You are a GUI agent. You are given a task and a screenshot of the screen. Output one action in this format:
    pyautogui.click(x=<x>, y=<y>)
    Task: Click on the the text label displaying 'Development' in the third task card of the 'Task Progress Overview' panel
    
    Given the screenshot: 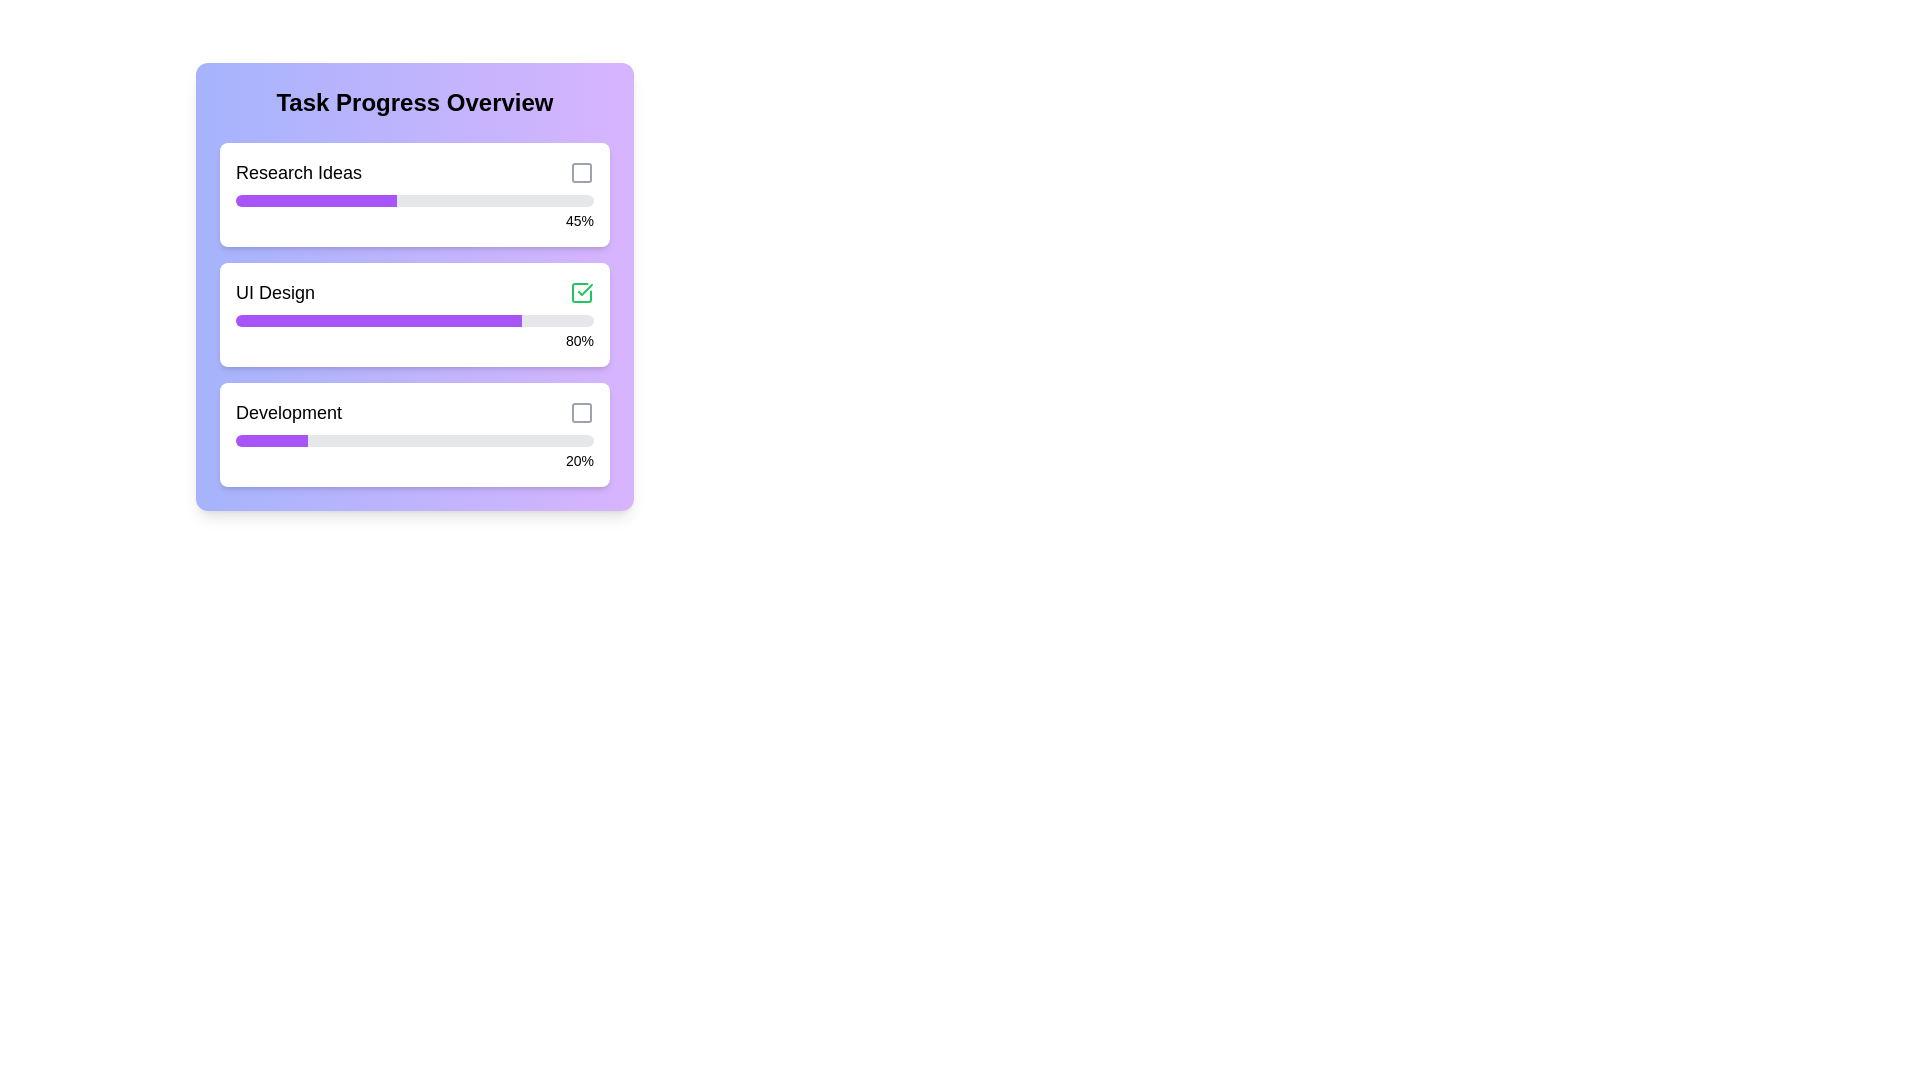 What is the action you would take?
    pyautogui.click(x=287, y=411)
    